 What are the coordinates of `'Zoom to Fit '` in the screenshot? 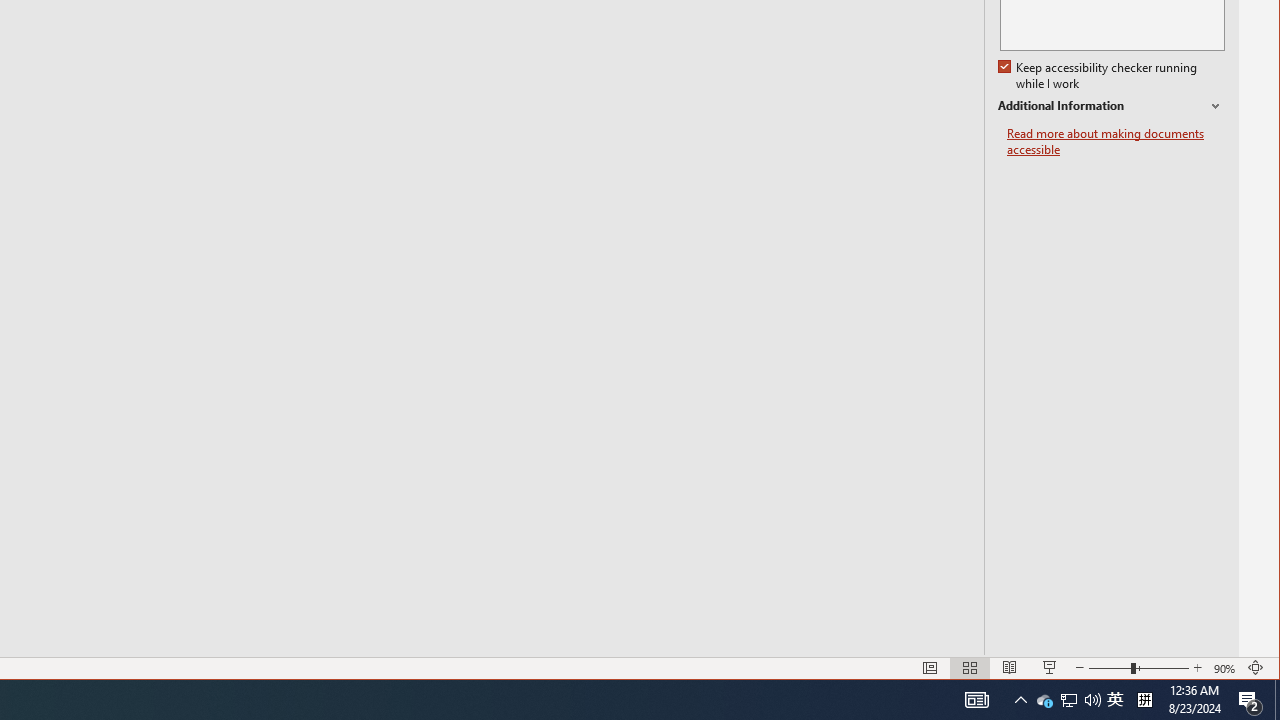 It's located at (1224, 668).